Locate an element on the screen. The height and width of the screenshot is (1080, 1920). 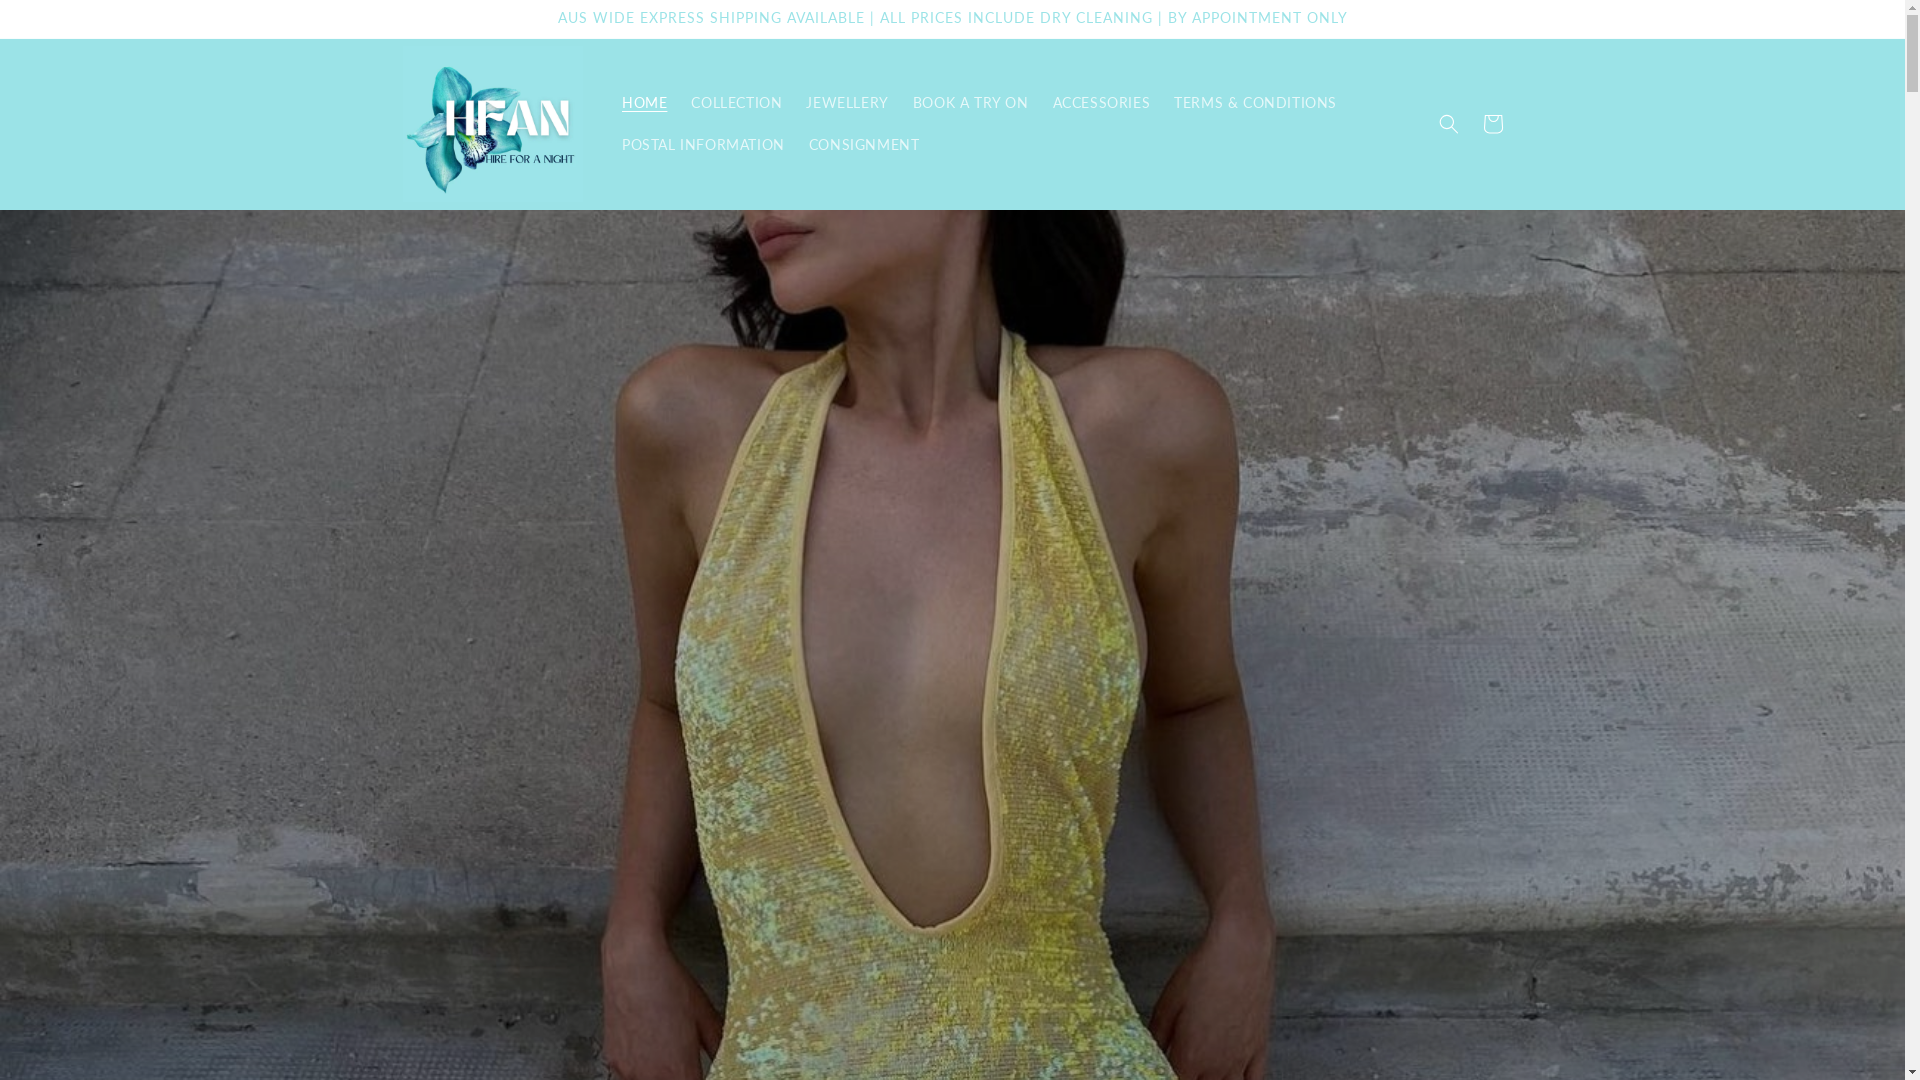
'POSTAL INFORMATION' is located at coordinates (703, 144).